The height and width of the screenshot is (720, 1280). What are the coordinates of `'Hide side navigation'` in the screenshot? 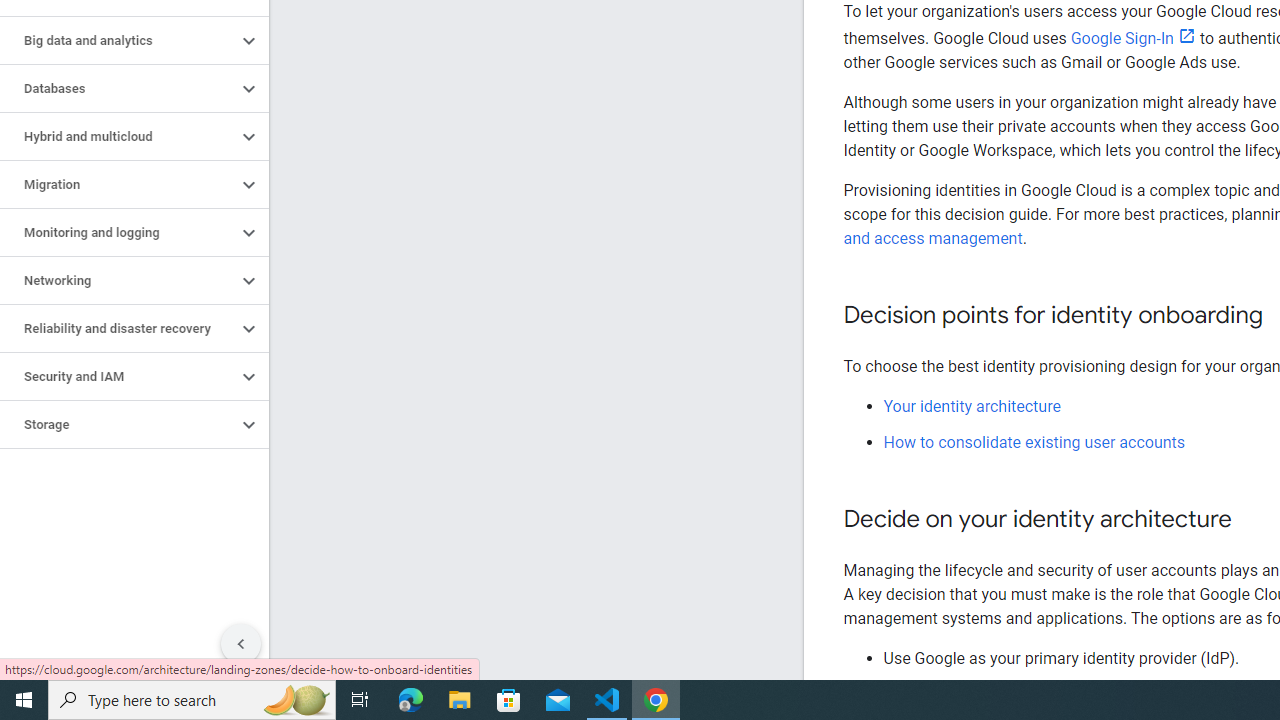 It's located at (240, 644).